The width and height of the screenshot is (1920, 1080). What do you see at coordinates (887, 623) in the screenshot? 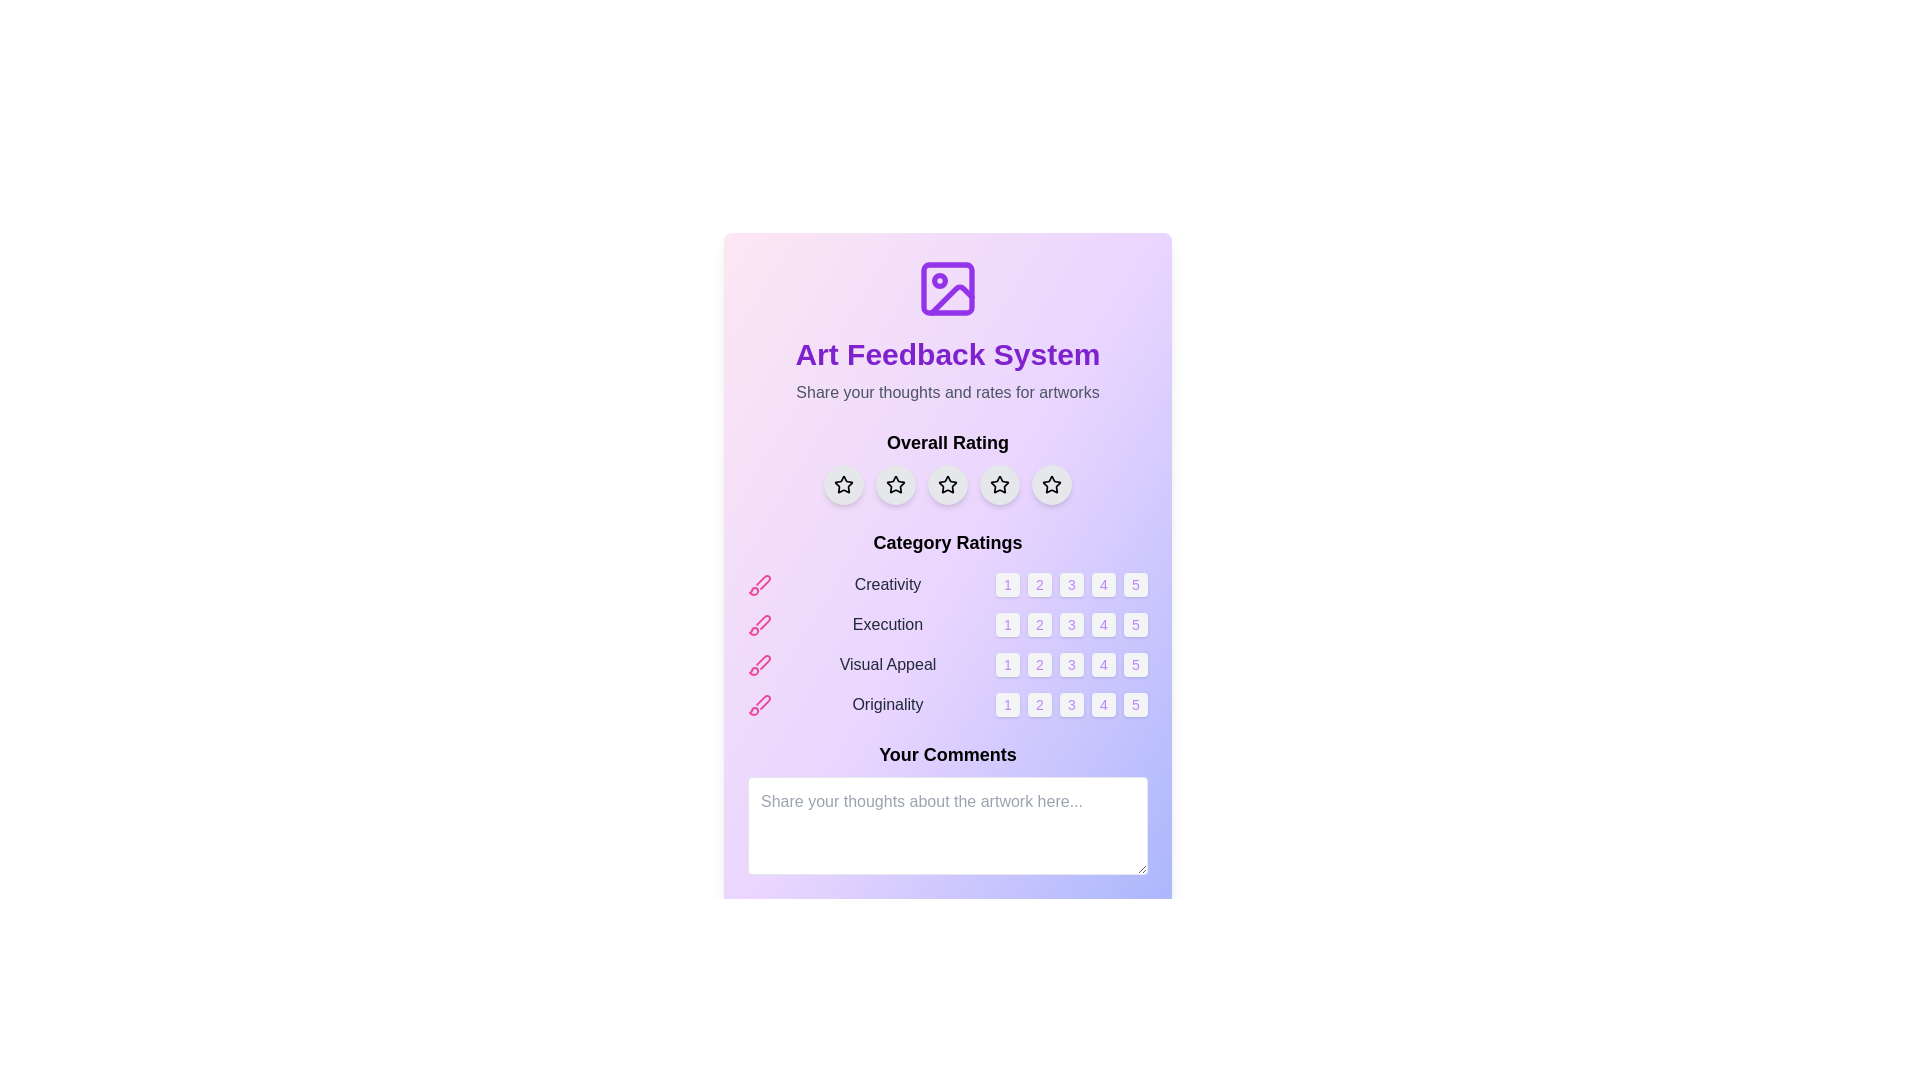
I see `the Text Label reading 'Execution' located under the 'Category Ratings' header, positioned between a pink pencil icon and rating numbers from 1 to 5` at bounding box center [887, 623].